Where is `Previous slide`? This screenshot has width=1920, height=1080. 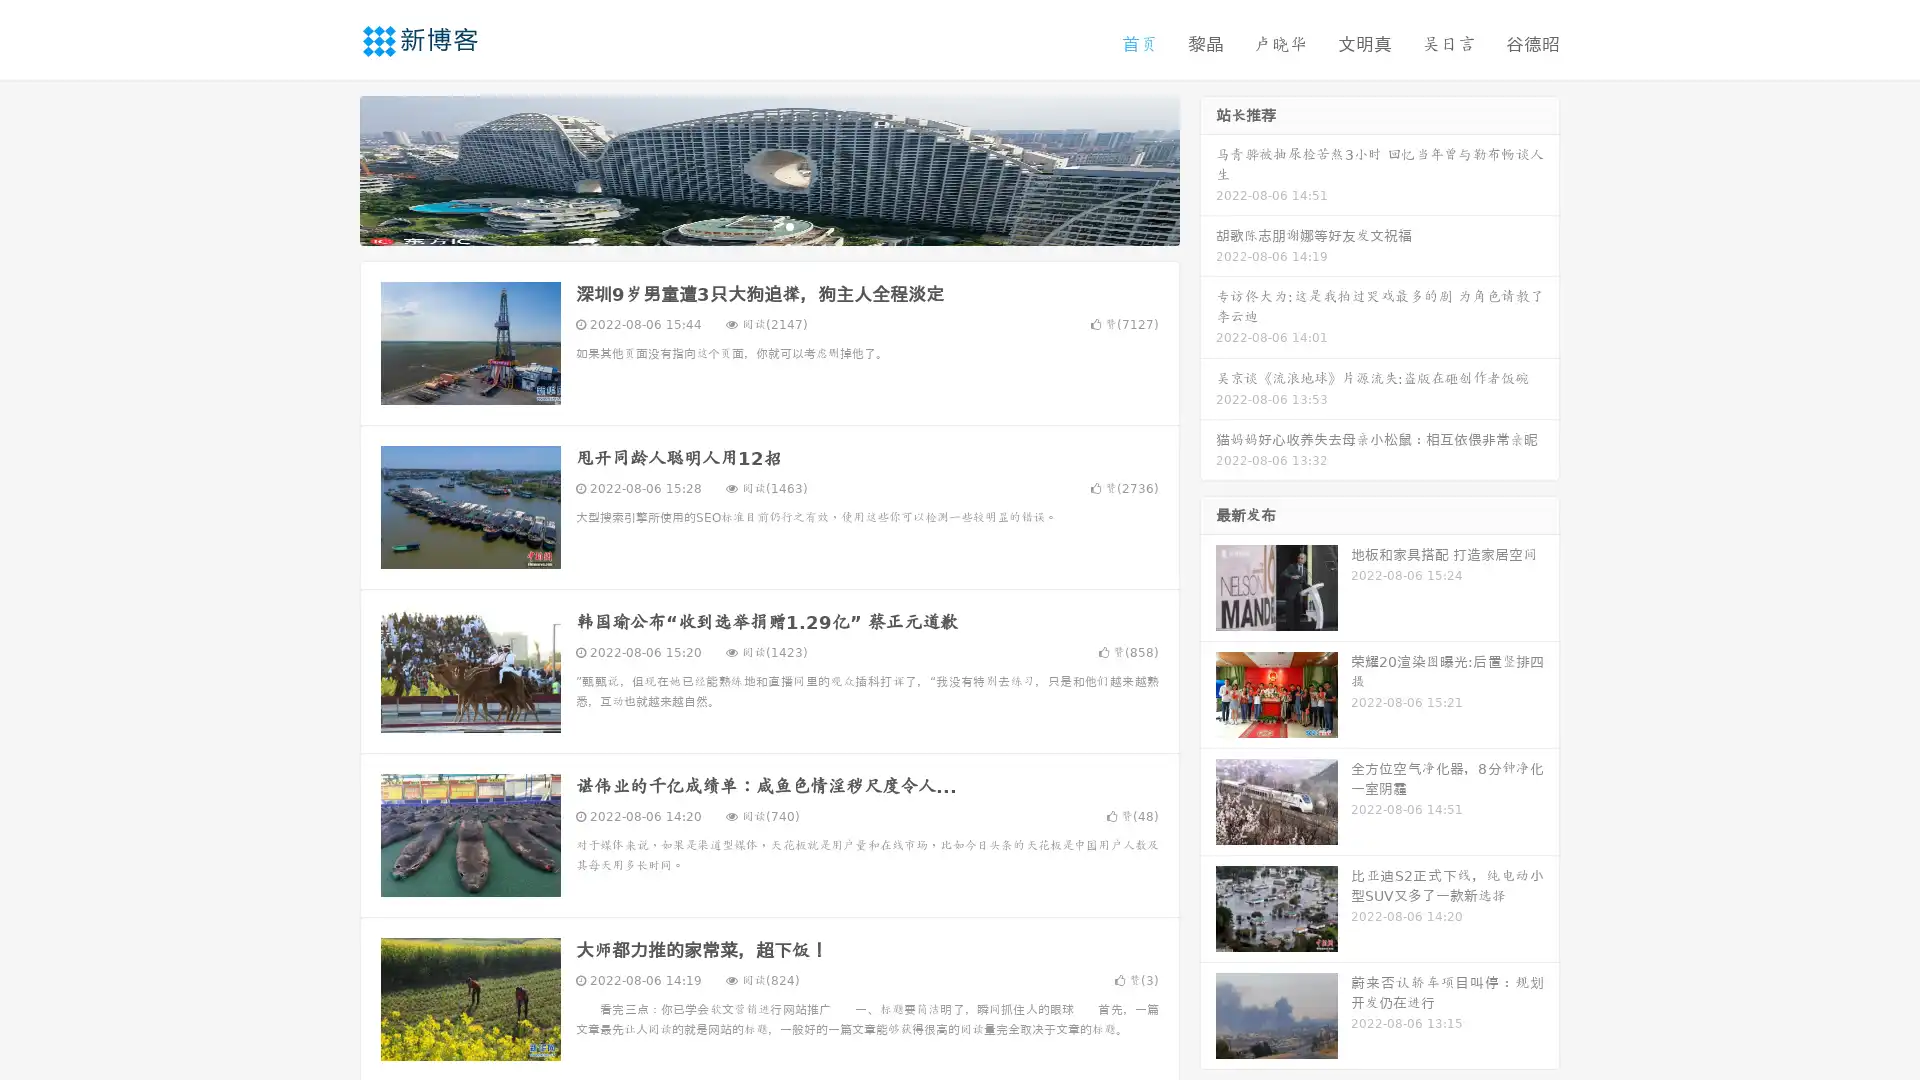 Previous slide is located at coordinates (330, 168).